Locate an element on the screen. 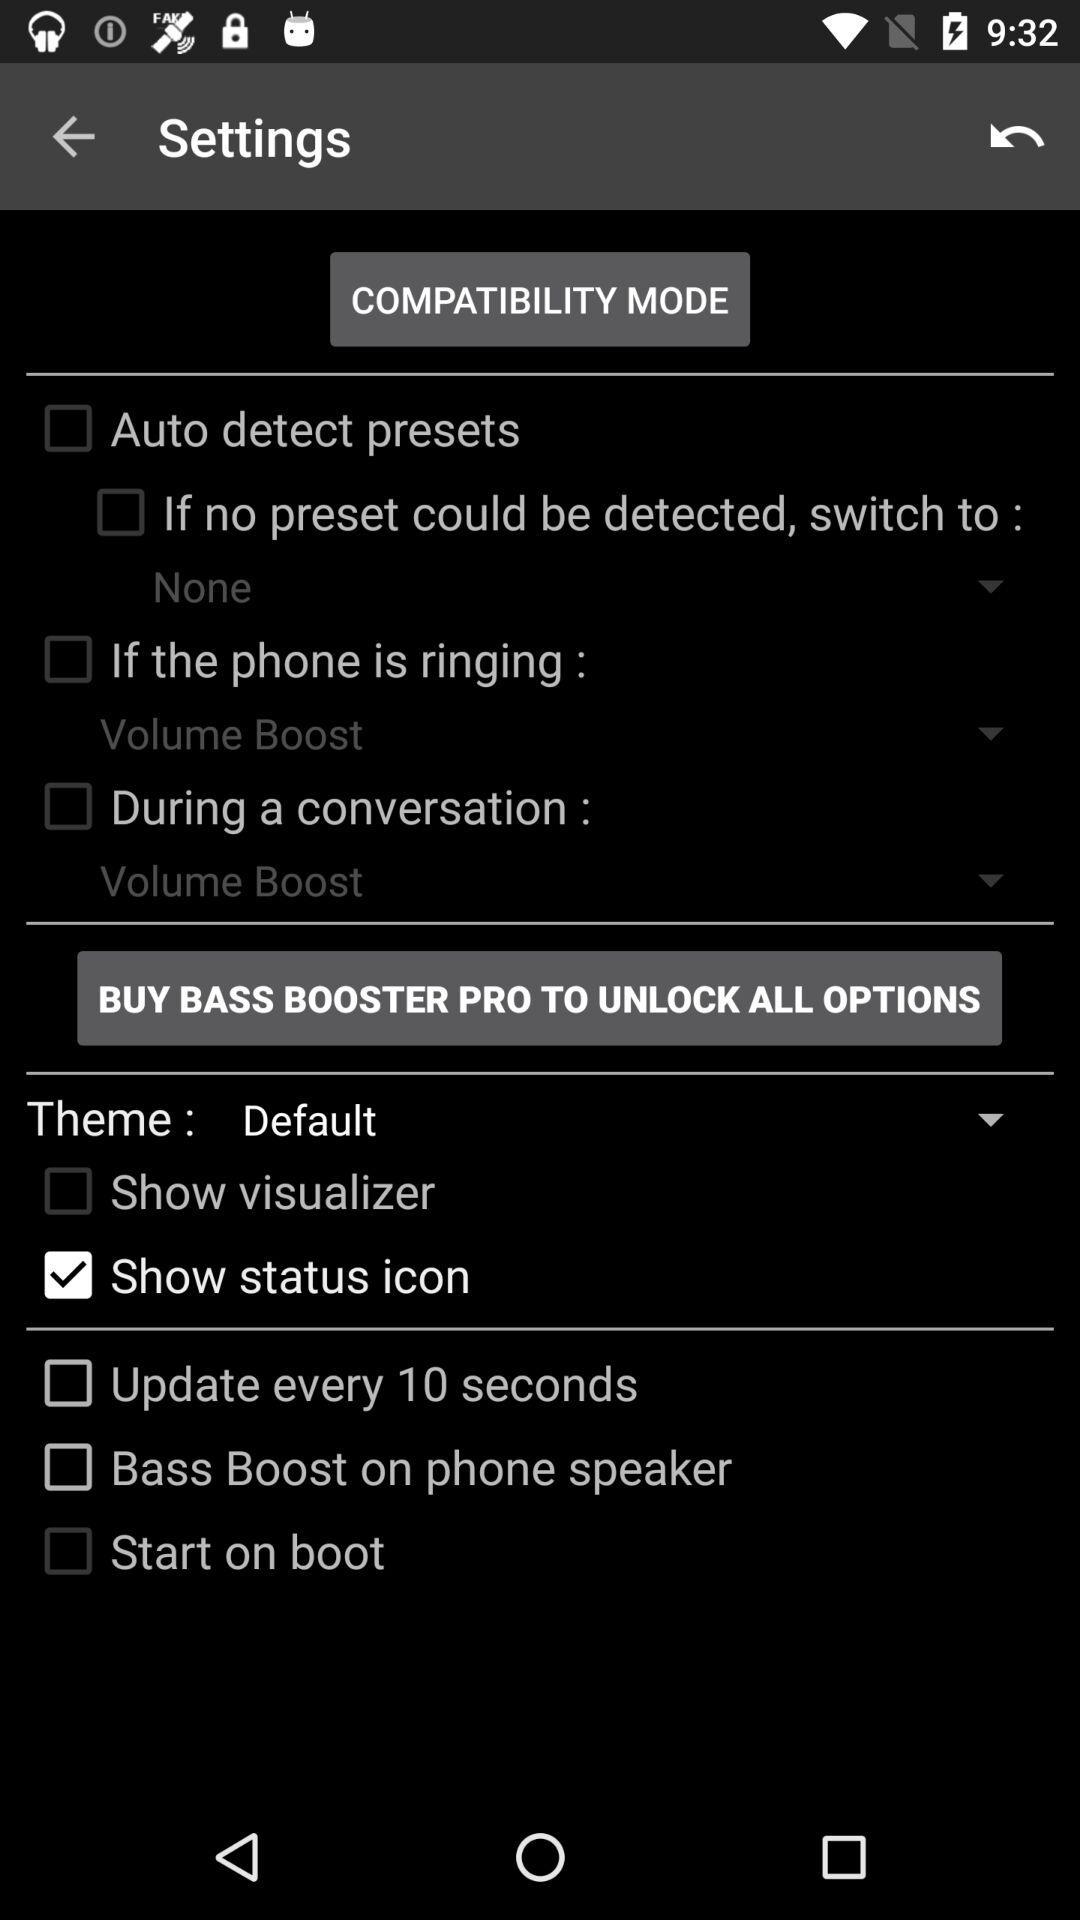 This screenshot has width=1080, height=1920. the item below auto detect presets is located at coordinates (550, 512).